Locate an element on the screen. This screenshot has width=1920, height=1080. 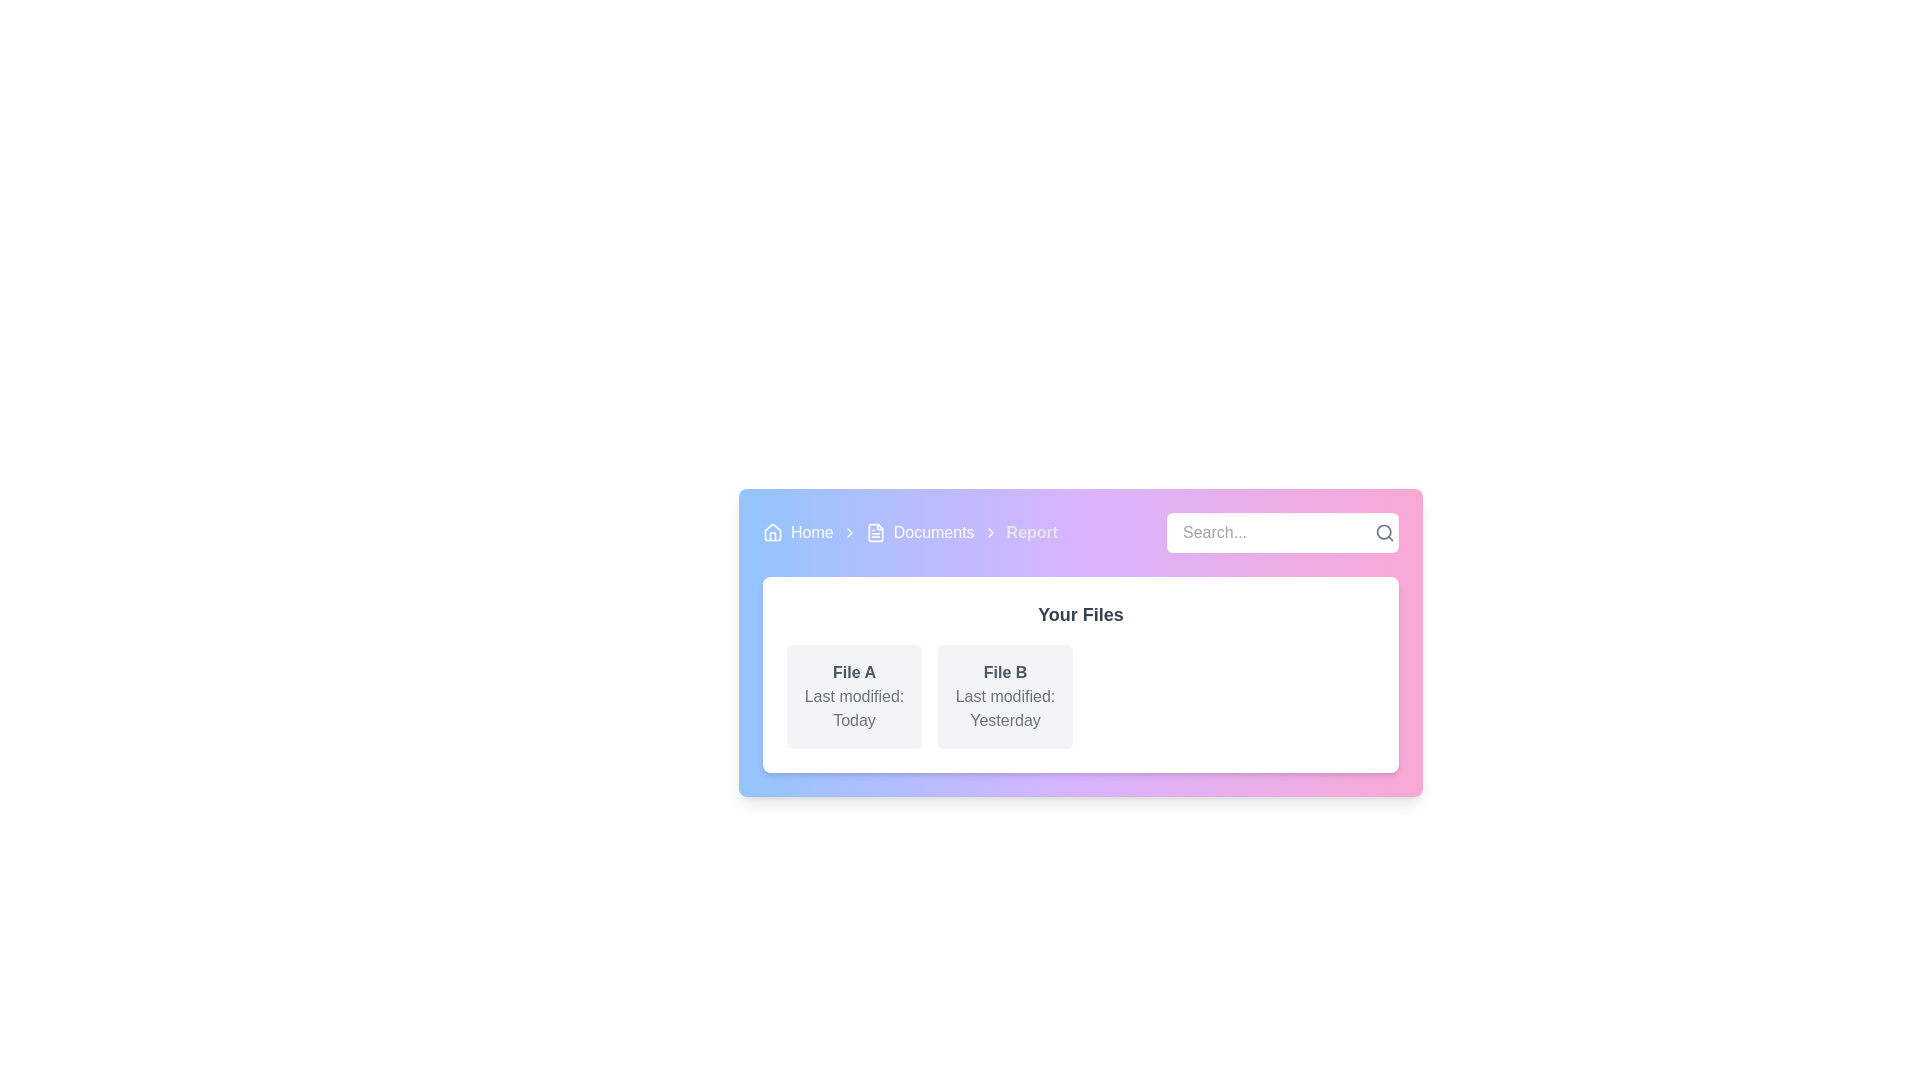
the 'Documents' navigation link in the breadcrumb navigation bar is located at coordinates (919, 531).